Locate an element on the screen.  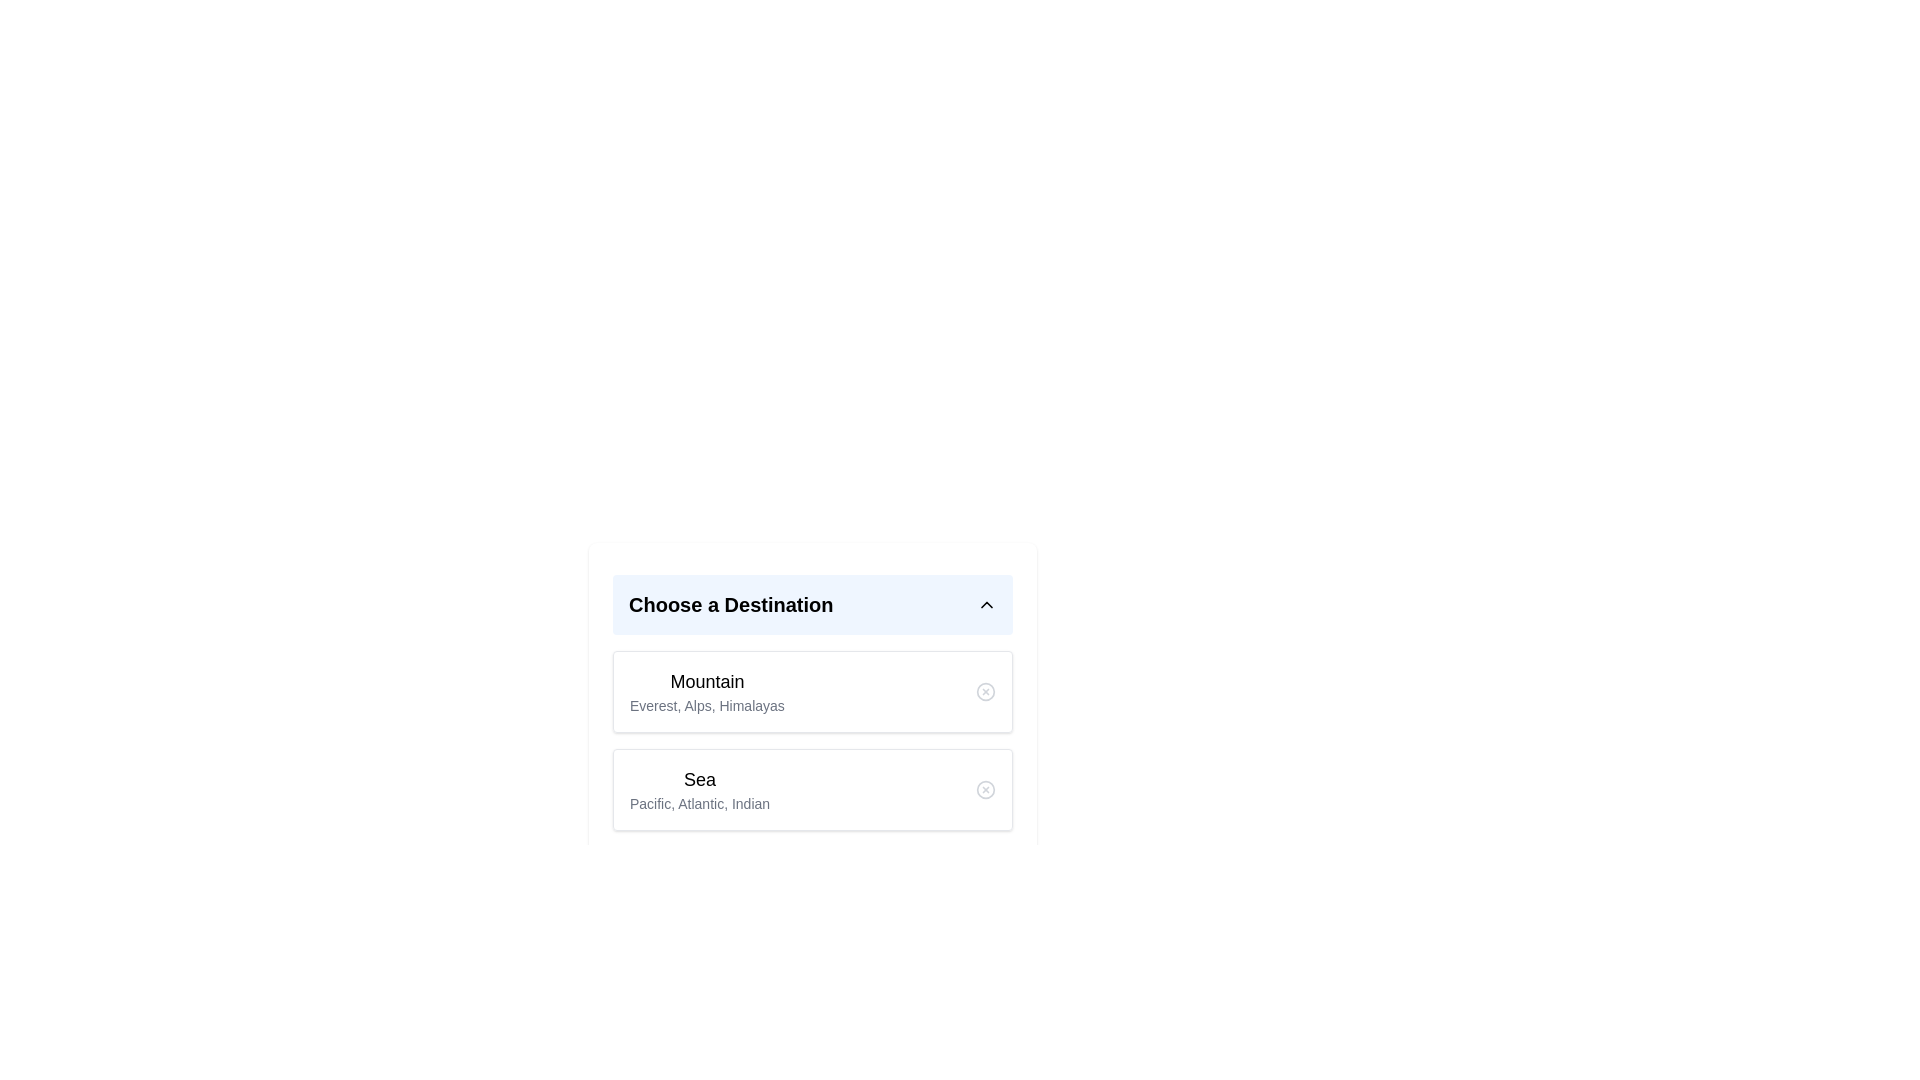
the upward-pointing chevron icon, colored in black, which is located at the far right of the 'Choose a Destination' label is located at coordinates (987, 604).